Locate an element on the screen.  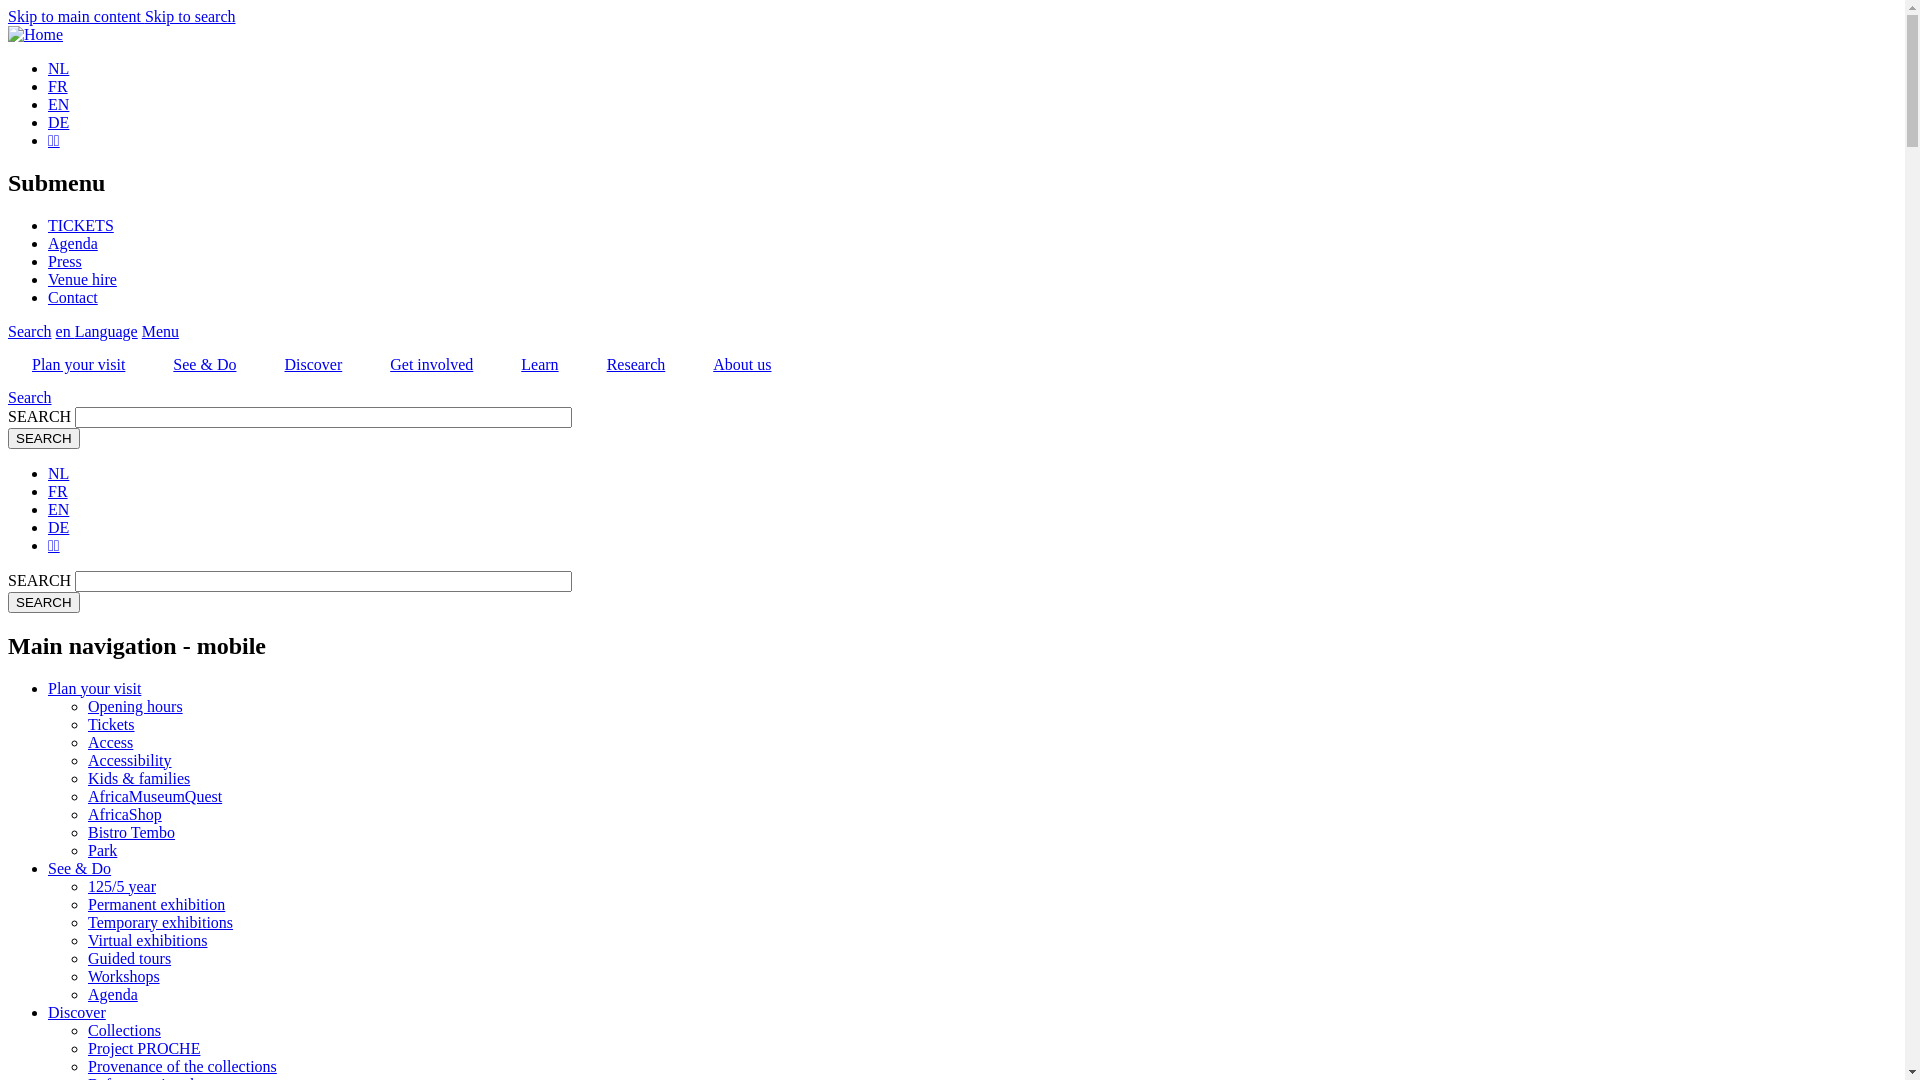
'Discover' is located at coordinates (76, 1012).